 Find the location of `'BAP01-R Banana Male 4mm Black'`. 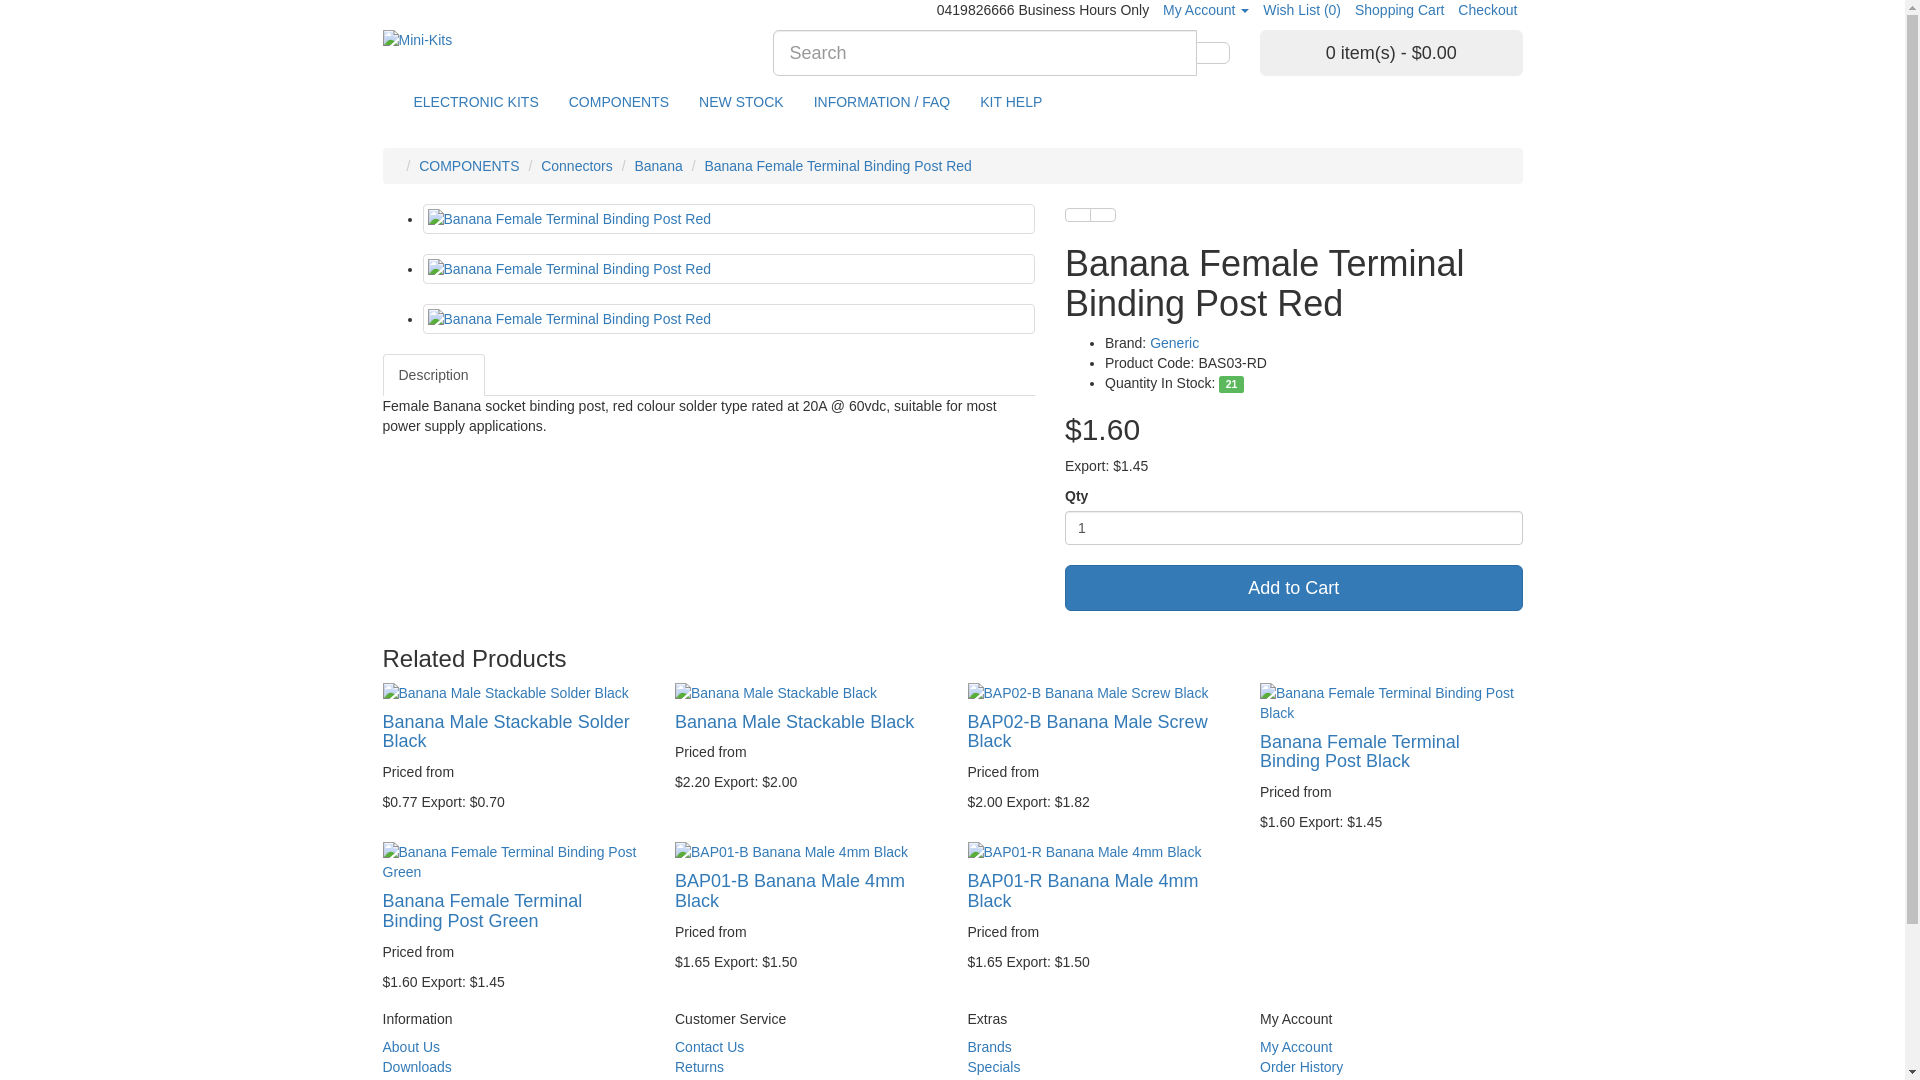

'BAP01-R Banana Male 4mm Black' is located at coordinates (1082, 890).